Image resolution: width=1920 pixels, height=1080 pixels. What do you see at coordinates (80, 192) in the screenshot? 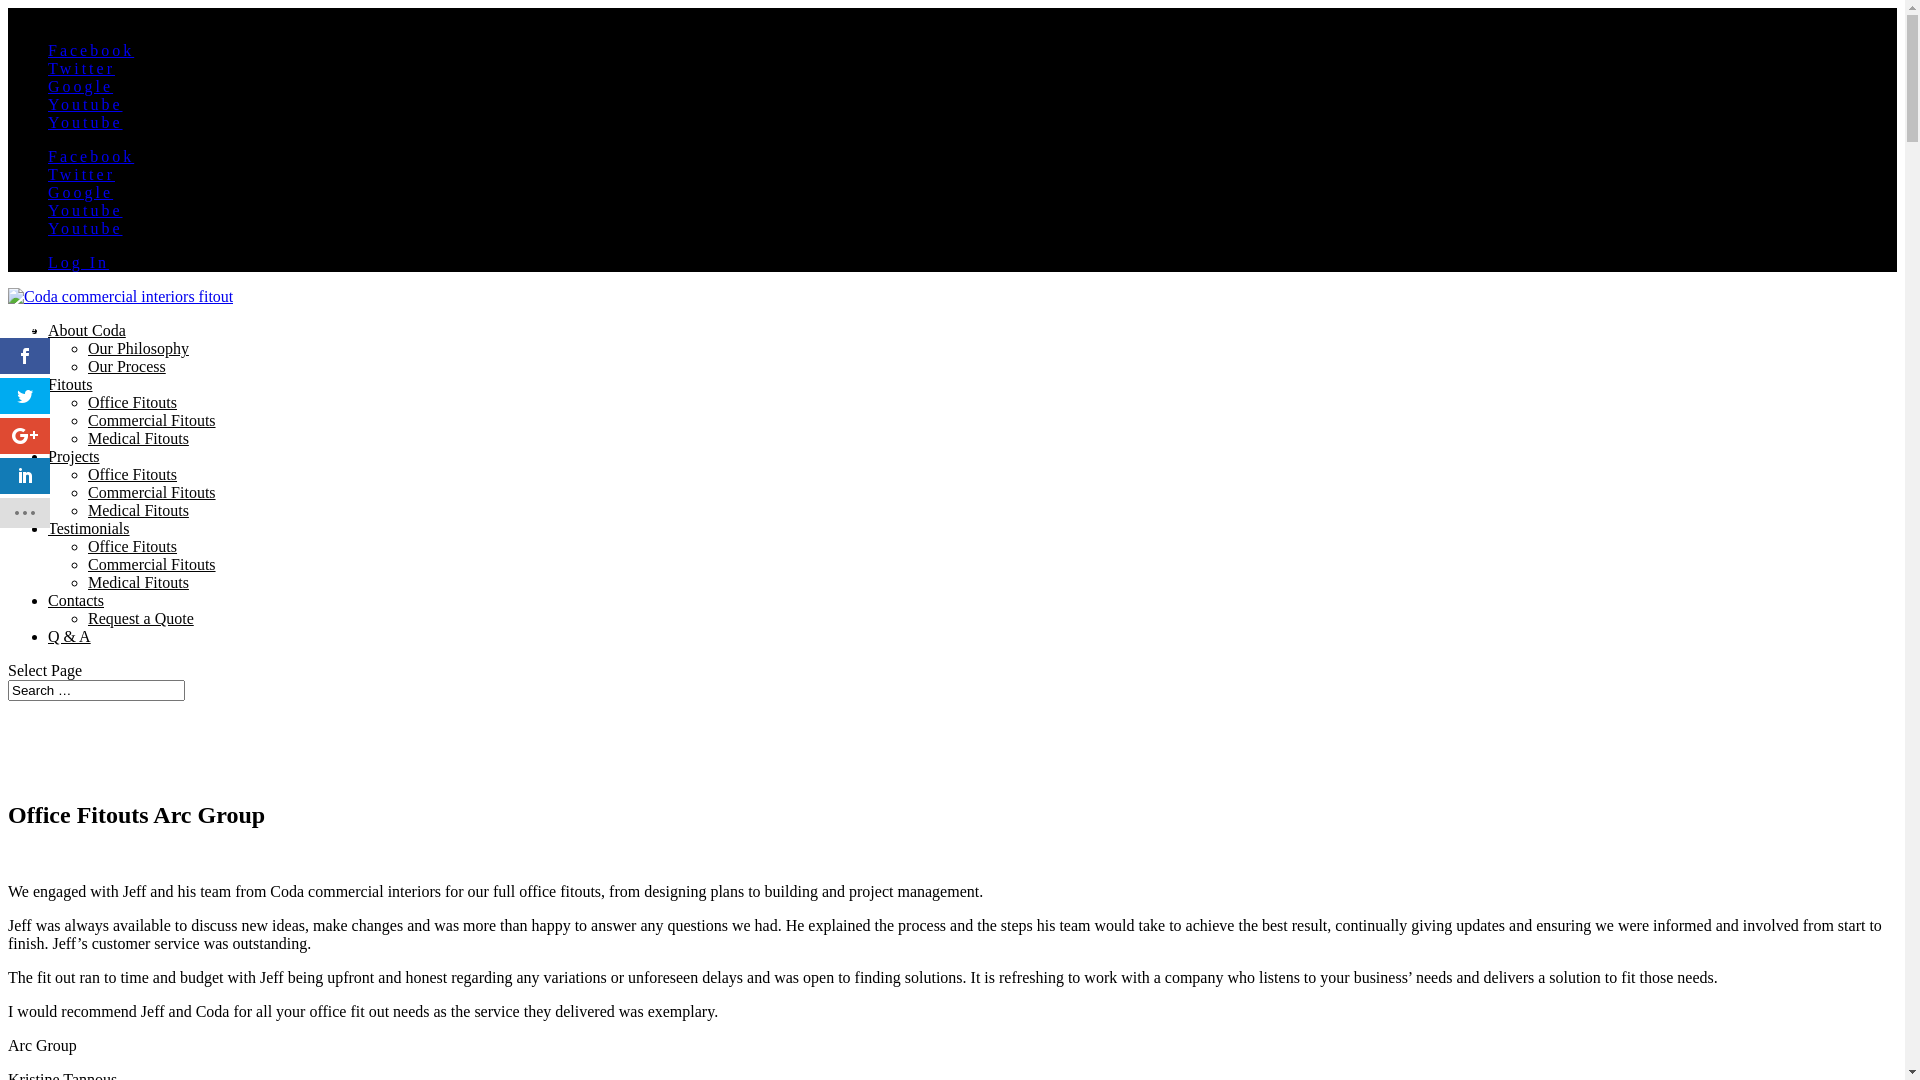
I see `'Google'` at bounding box center [80, 192].